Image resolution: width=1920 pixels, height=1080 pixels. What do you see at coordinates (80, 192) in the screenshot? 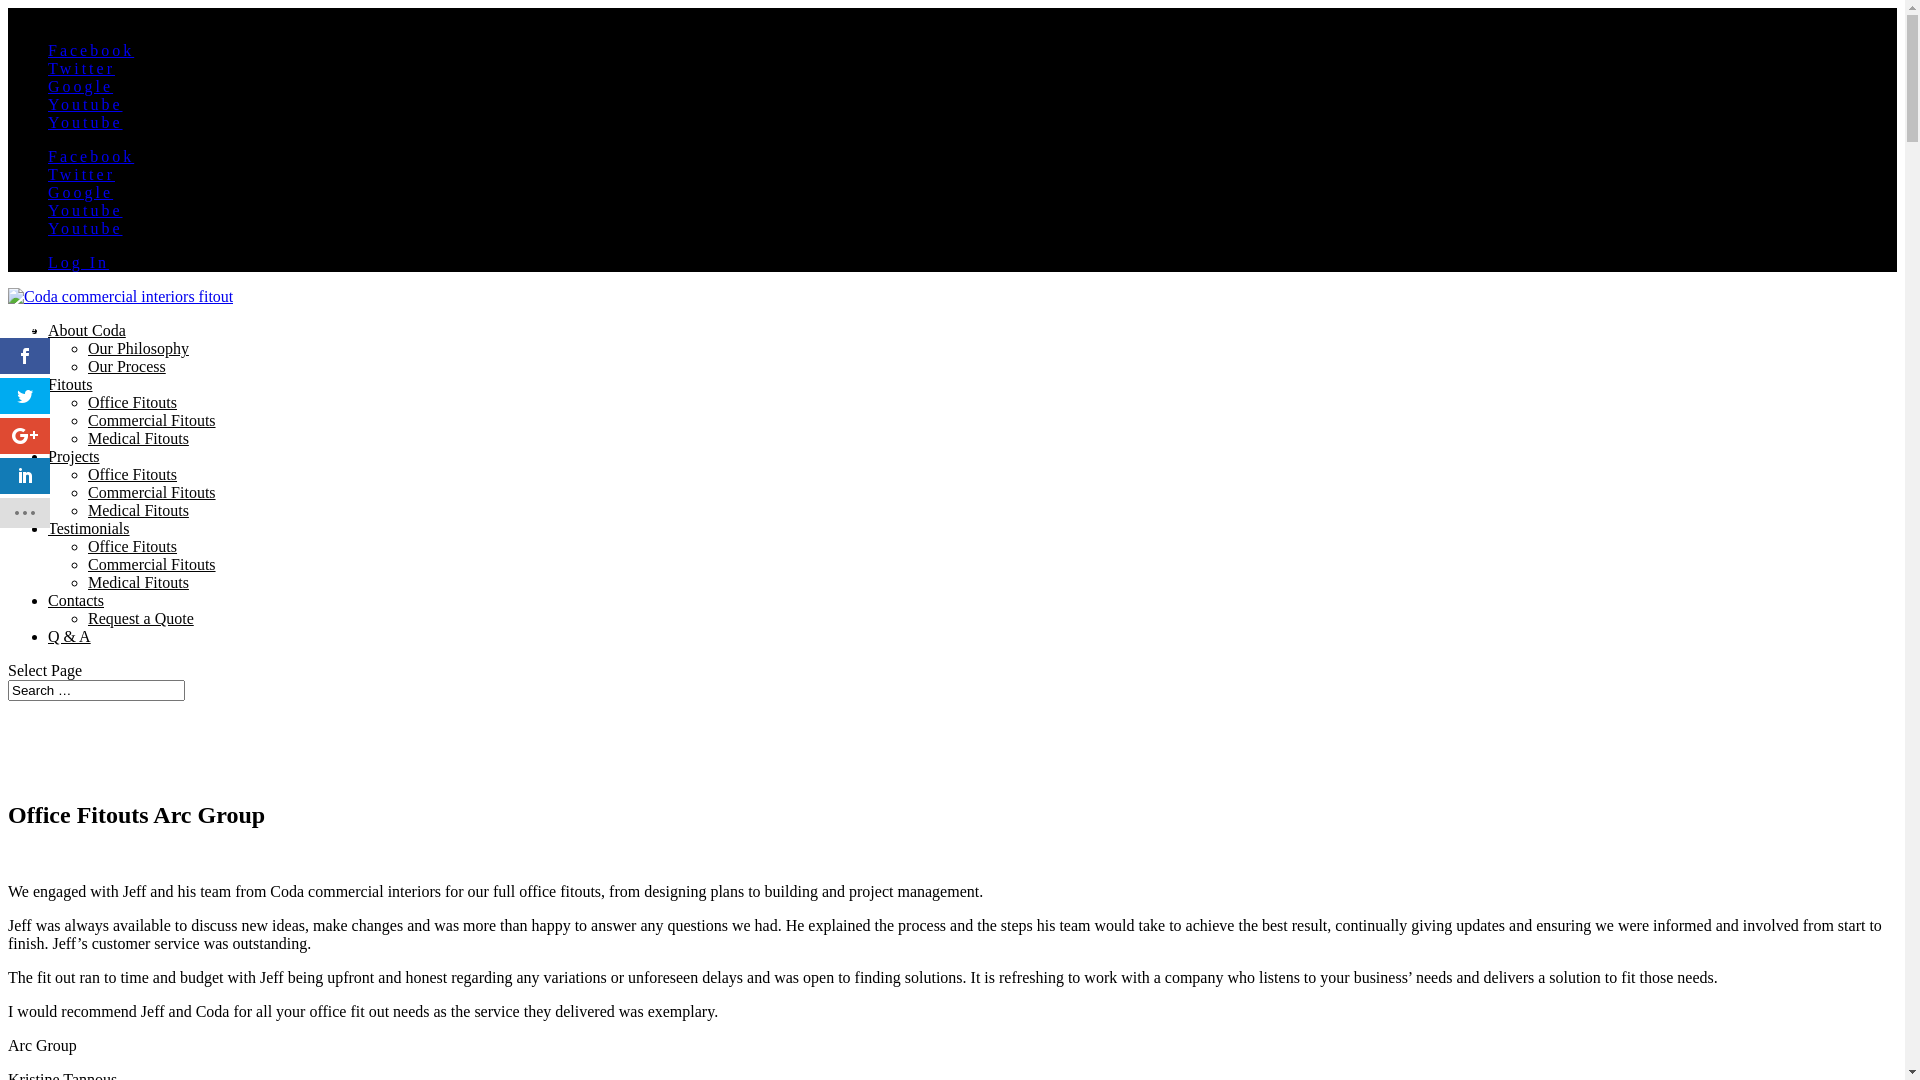
I see `'Google'` at bounding box center [80, 192].